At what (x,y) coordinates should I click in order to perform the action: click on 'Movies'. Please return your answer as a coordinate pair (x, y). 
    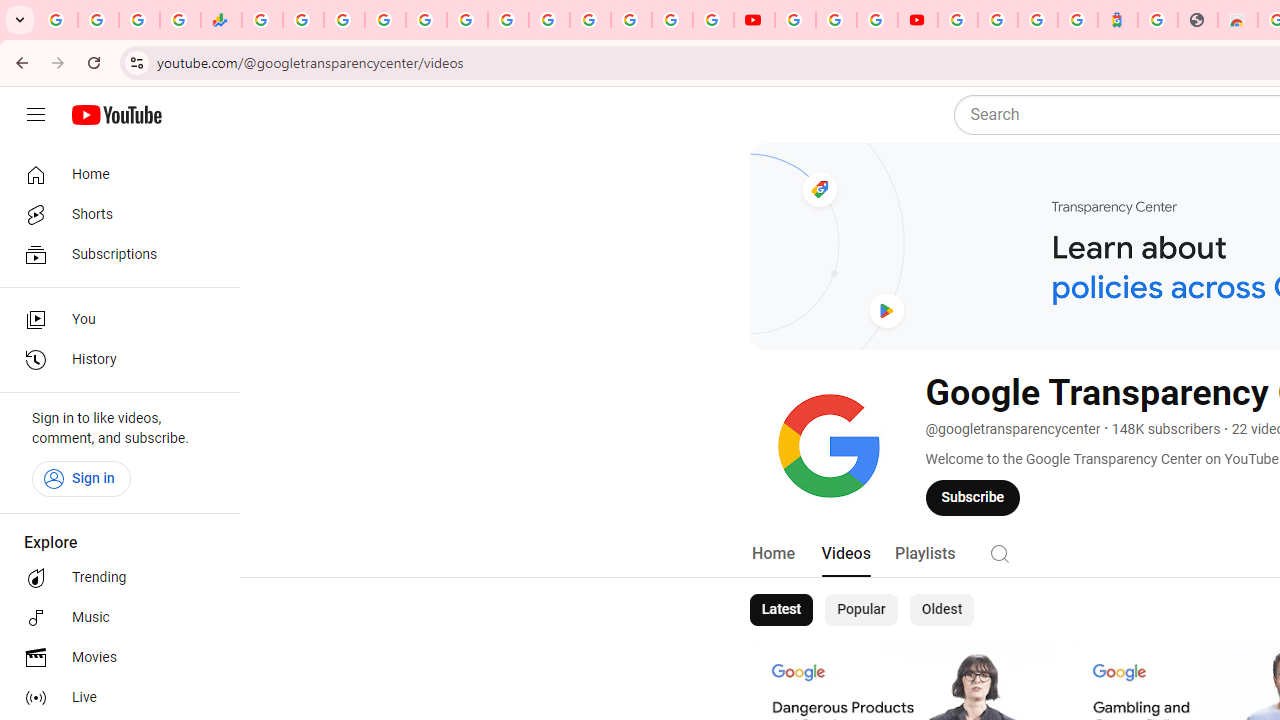
    Looking at the image, I should click on (112, 658).